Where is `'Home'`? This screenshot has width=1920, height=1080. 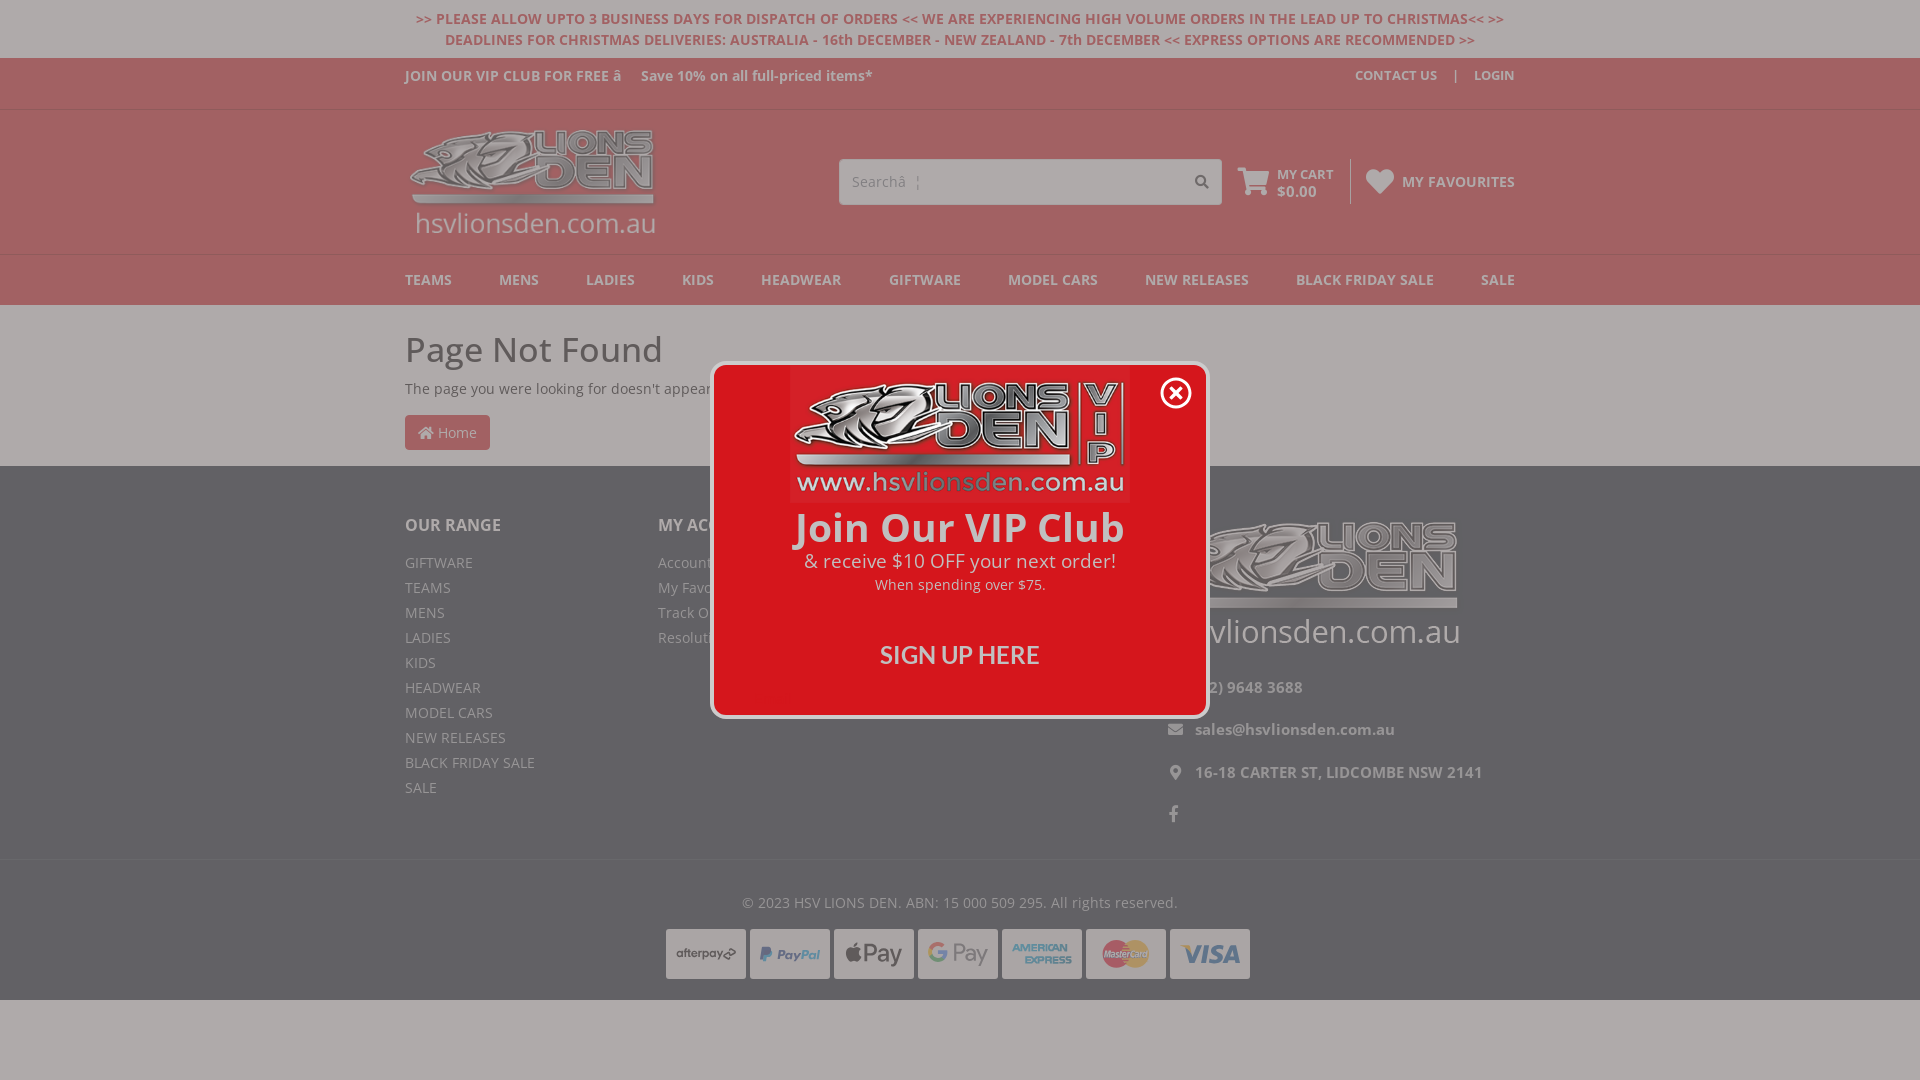
'Home' is located at coordinates (446, 431).